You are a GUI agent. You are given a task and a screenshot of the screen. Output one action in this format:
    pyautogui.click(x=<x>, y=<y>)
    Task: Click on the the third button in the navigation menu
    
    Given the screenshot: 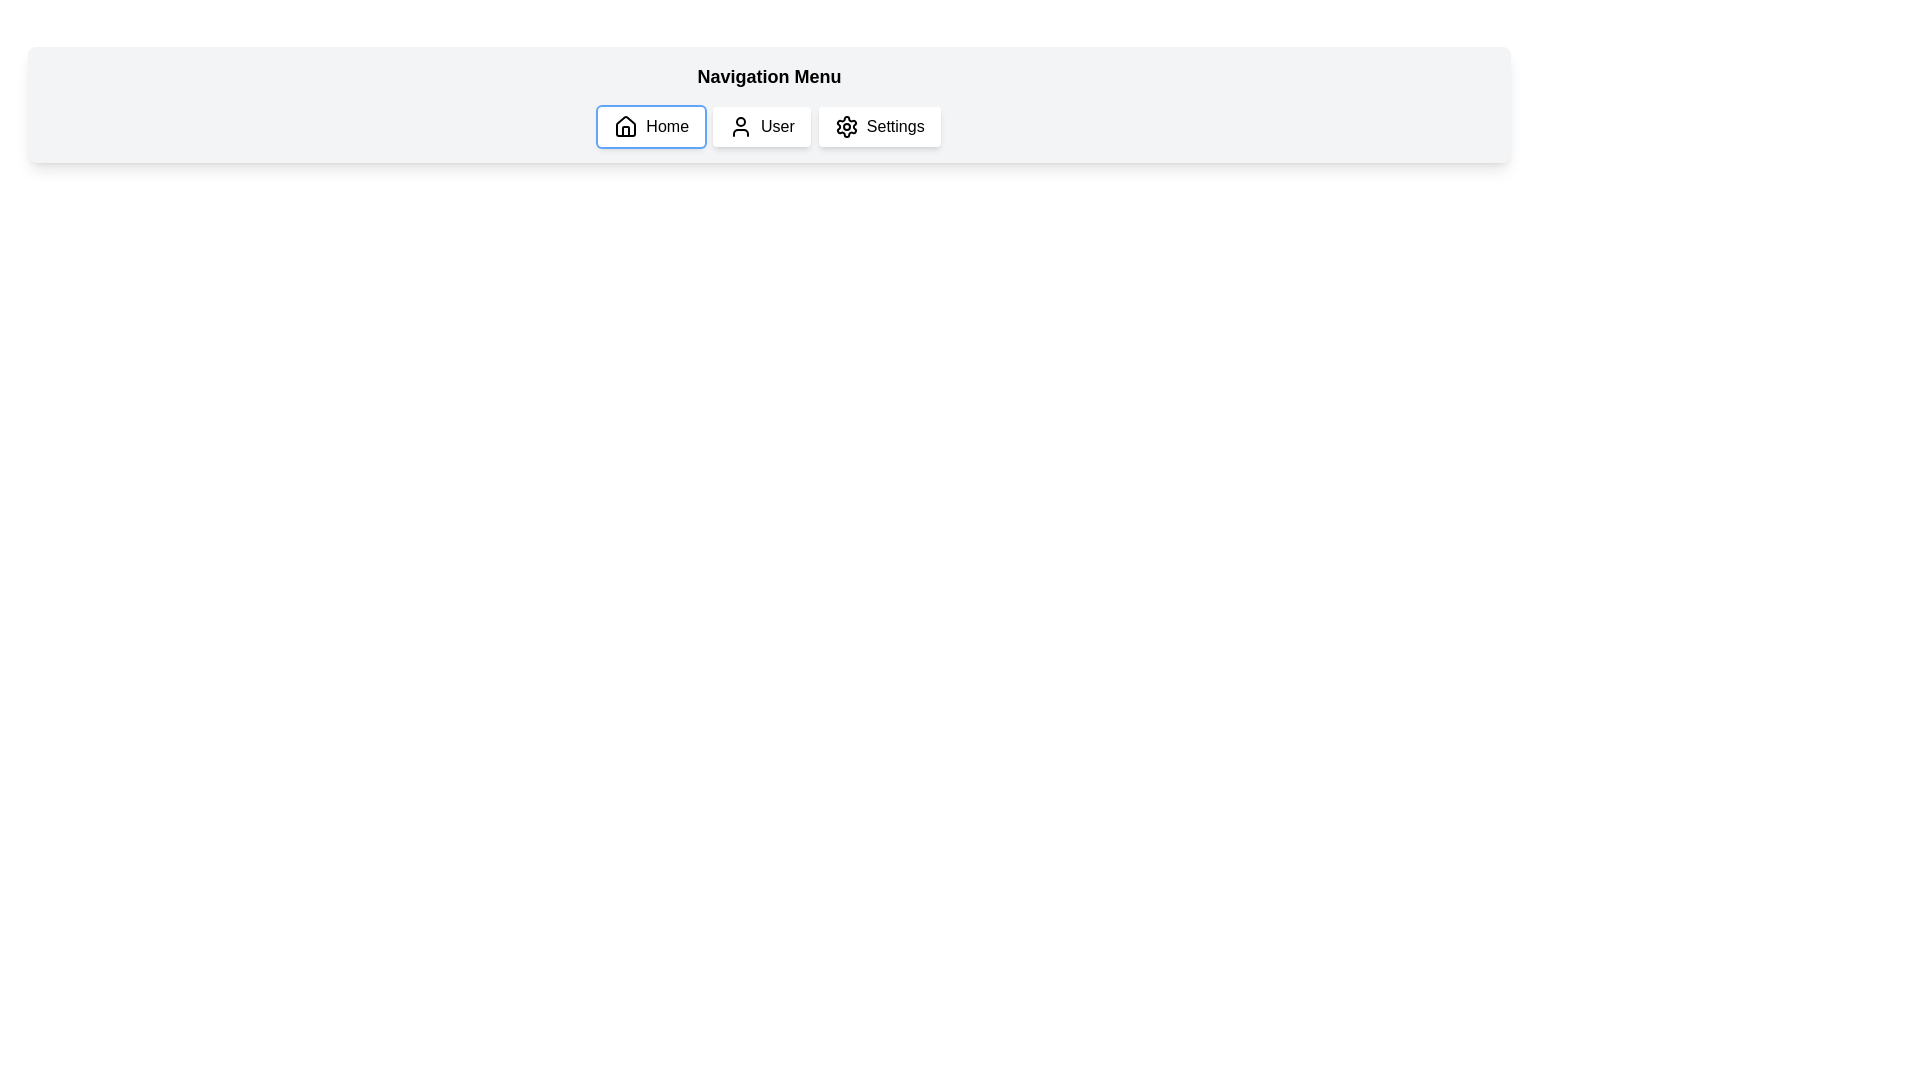 What is the action you would take?
    pyautogui.click(x=879, y=127)
    